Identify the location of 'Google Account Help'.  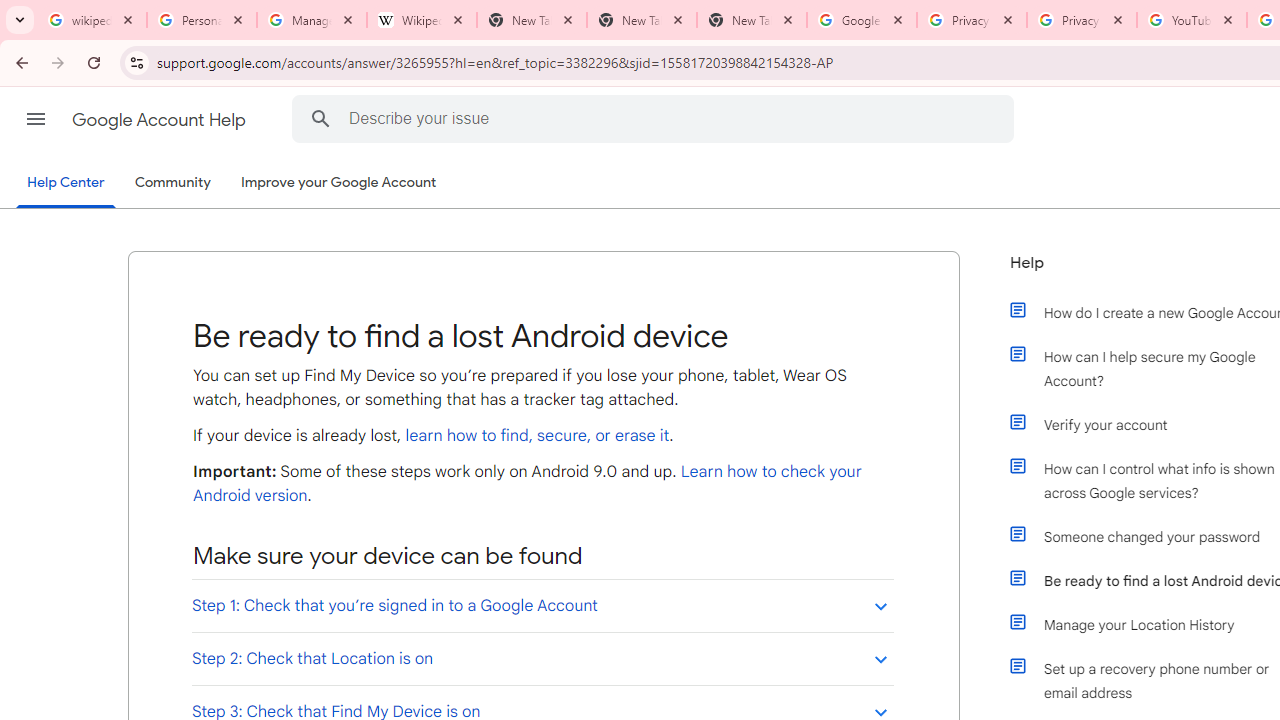
(160, 119).